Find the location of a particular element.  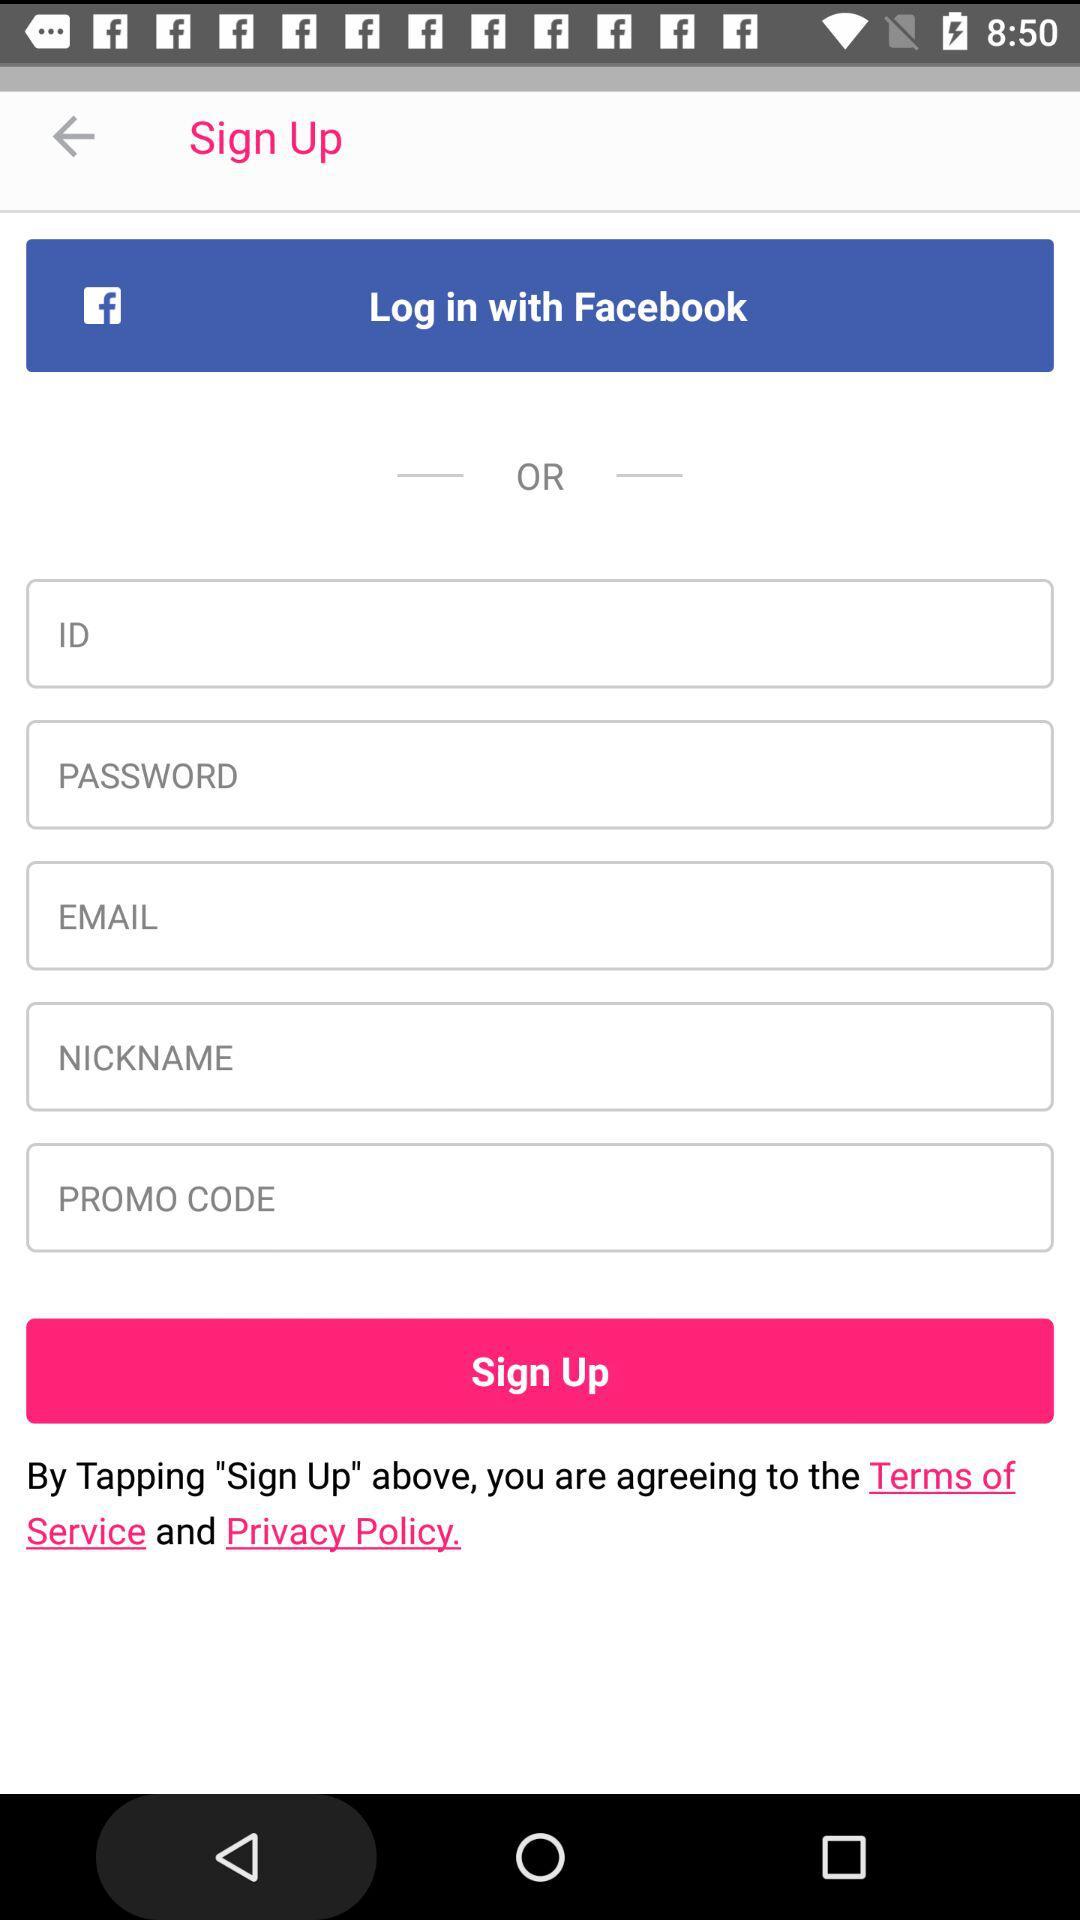

by tapping sign item is located at coordinates (540, 1502).